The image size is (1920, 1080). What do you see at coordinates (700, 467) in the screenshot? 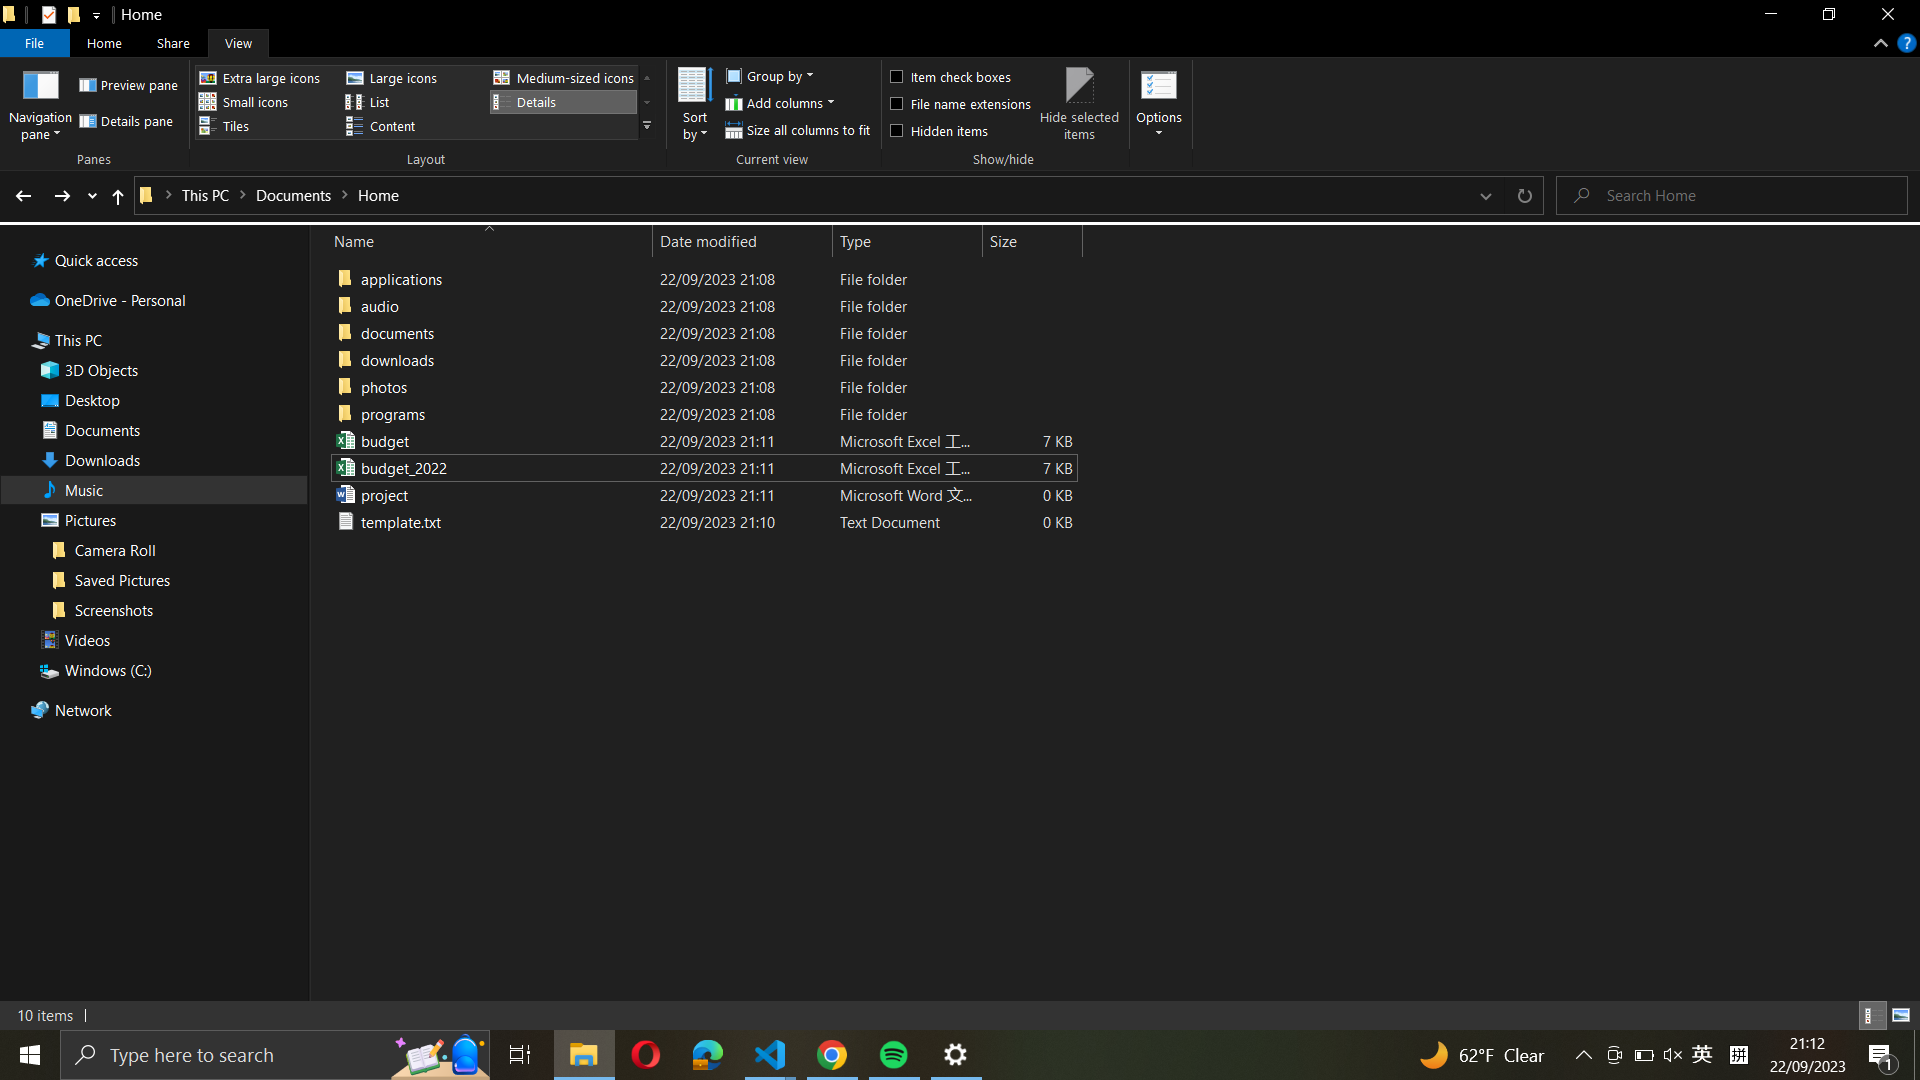
I see `the "budget_2022_excel_file" using the standard Excel files software` at bounding box center [700, 467].